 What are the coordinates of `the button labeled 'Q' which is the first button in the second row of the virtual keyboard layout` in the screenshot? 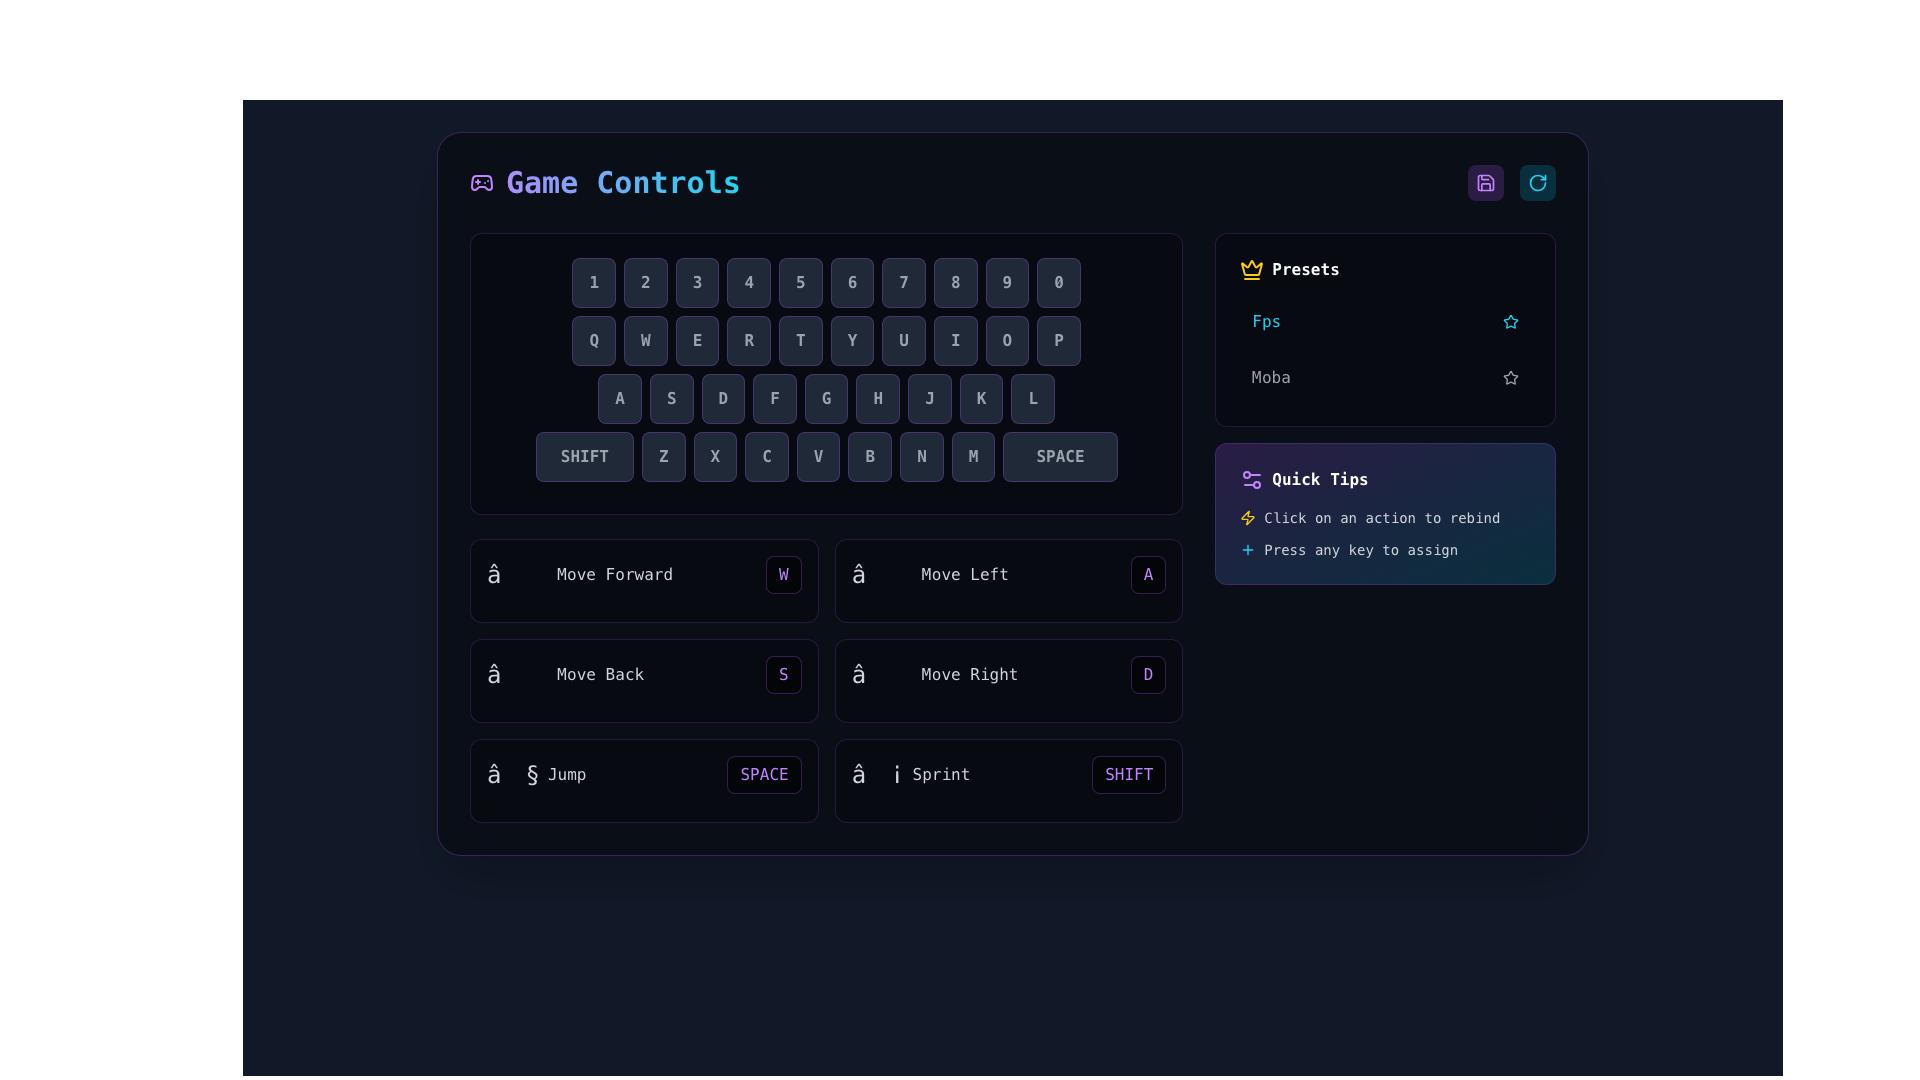 It's located at (593, 339).